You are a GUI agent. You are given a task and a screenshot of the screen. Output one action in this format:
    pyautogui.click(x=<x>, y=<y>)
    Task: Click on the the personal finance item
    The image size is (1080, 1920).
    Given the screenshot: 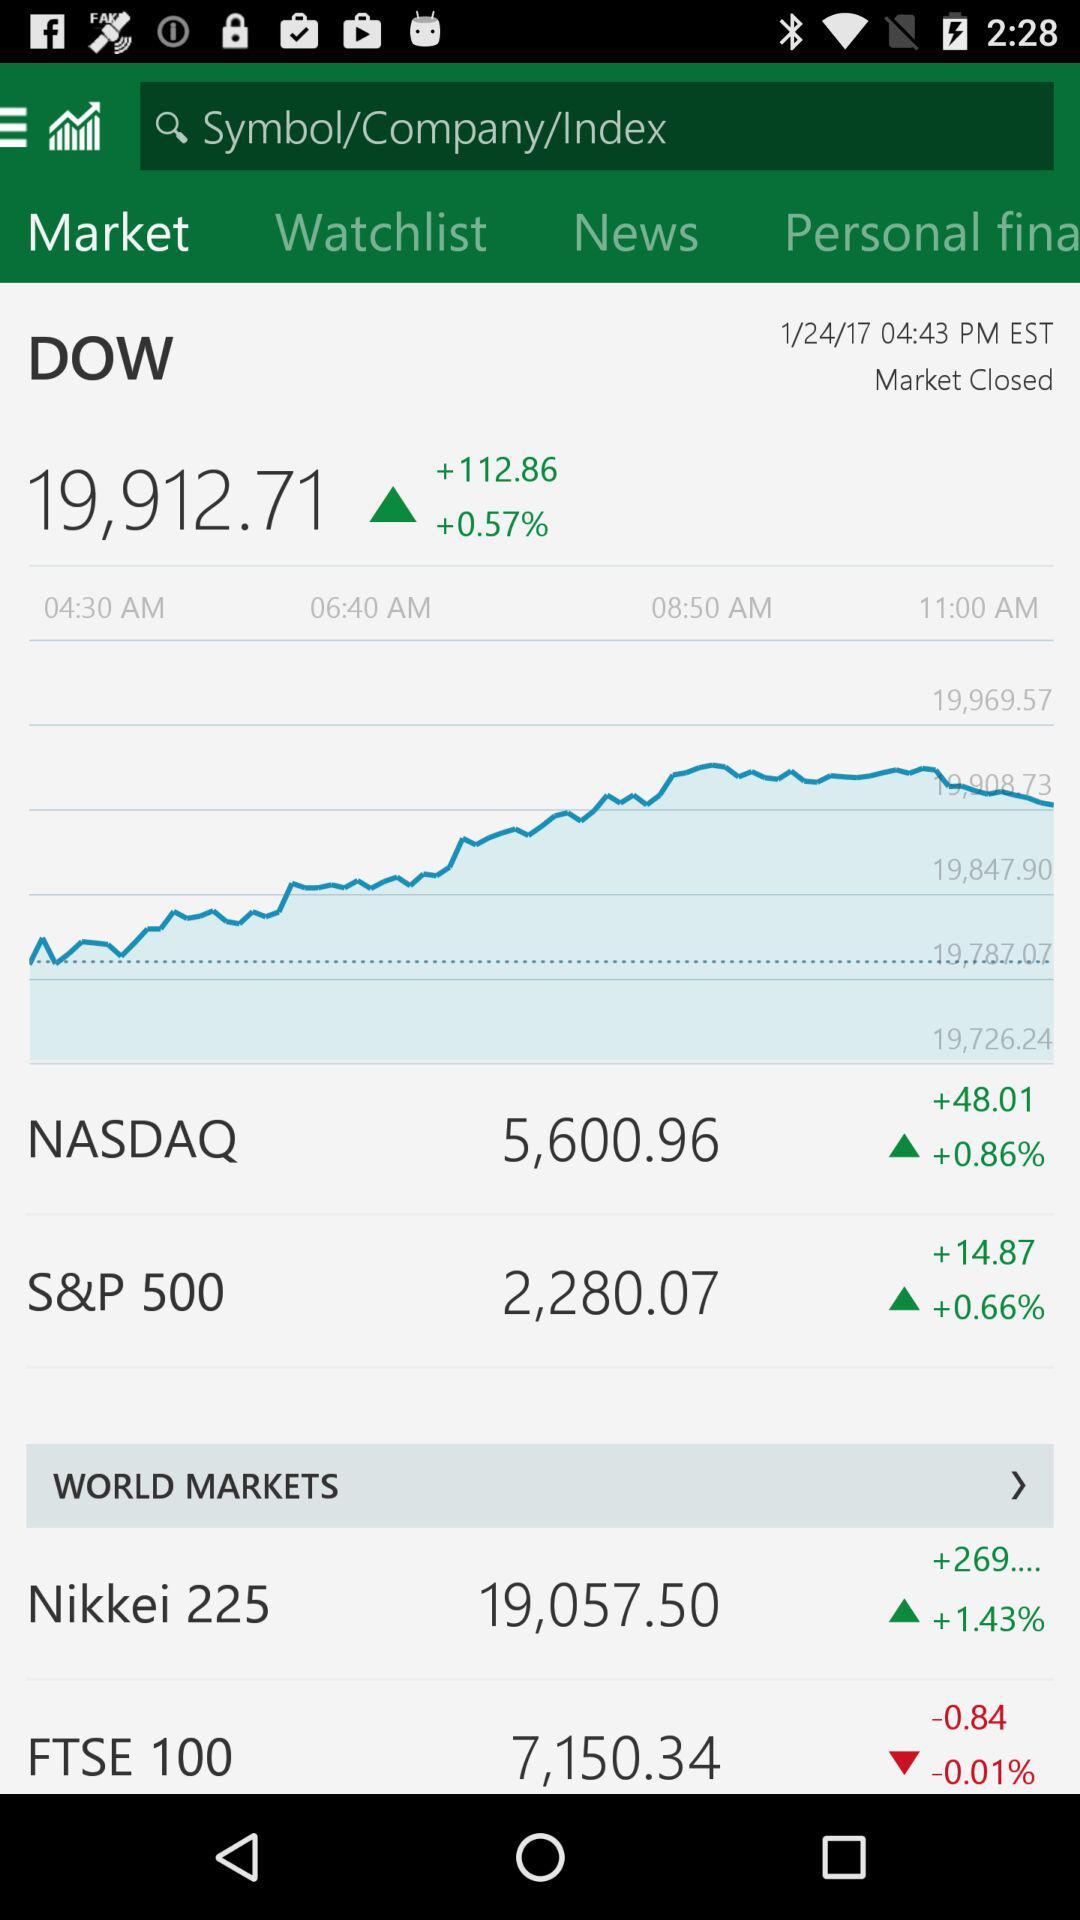 What is the action you would take?
    pyautogui.click(x=918, y=235)
    